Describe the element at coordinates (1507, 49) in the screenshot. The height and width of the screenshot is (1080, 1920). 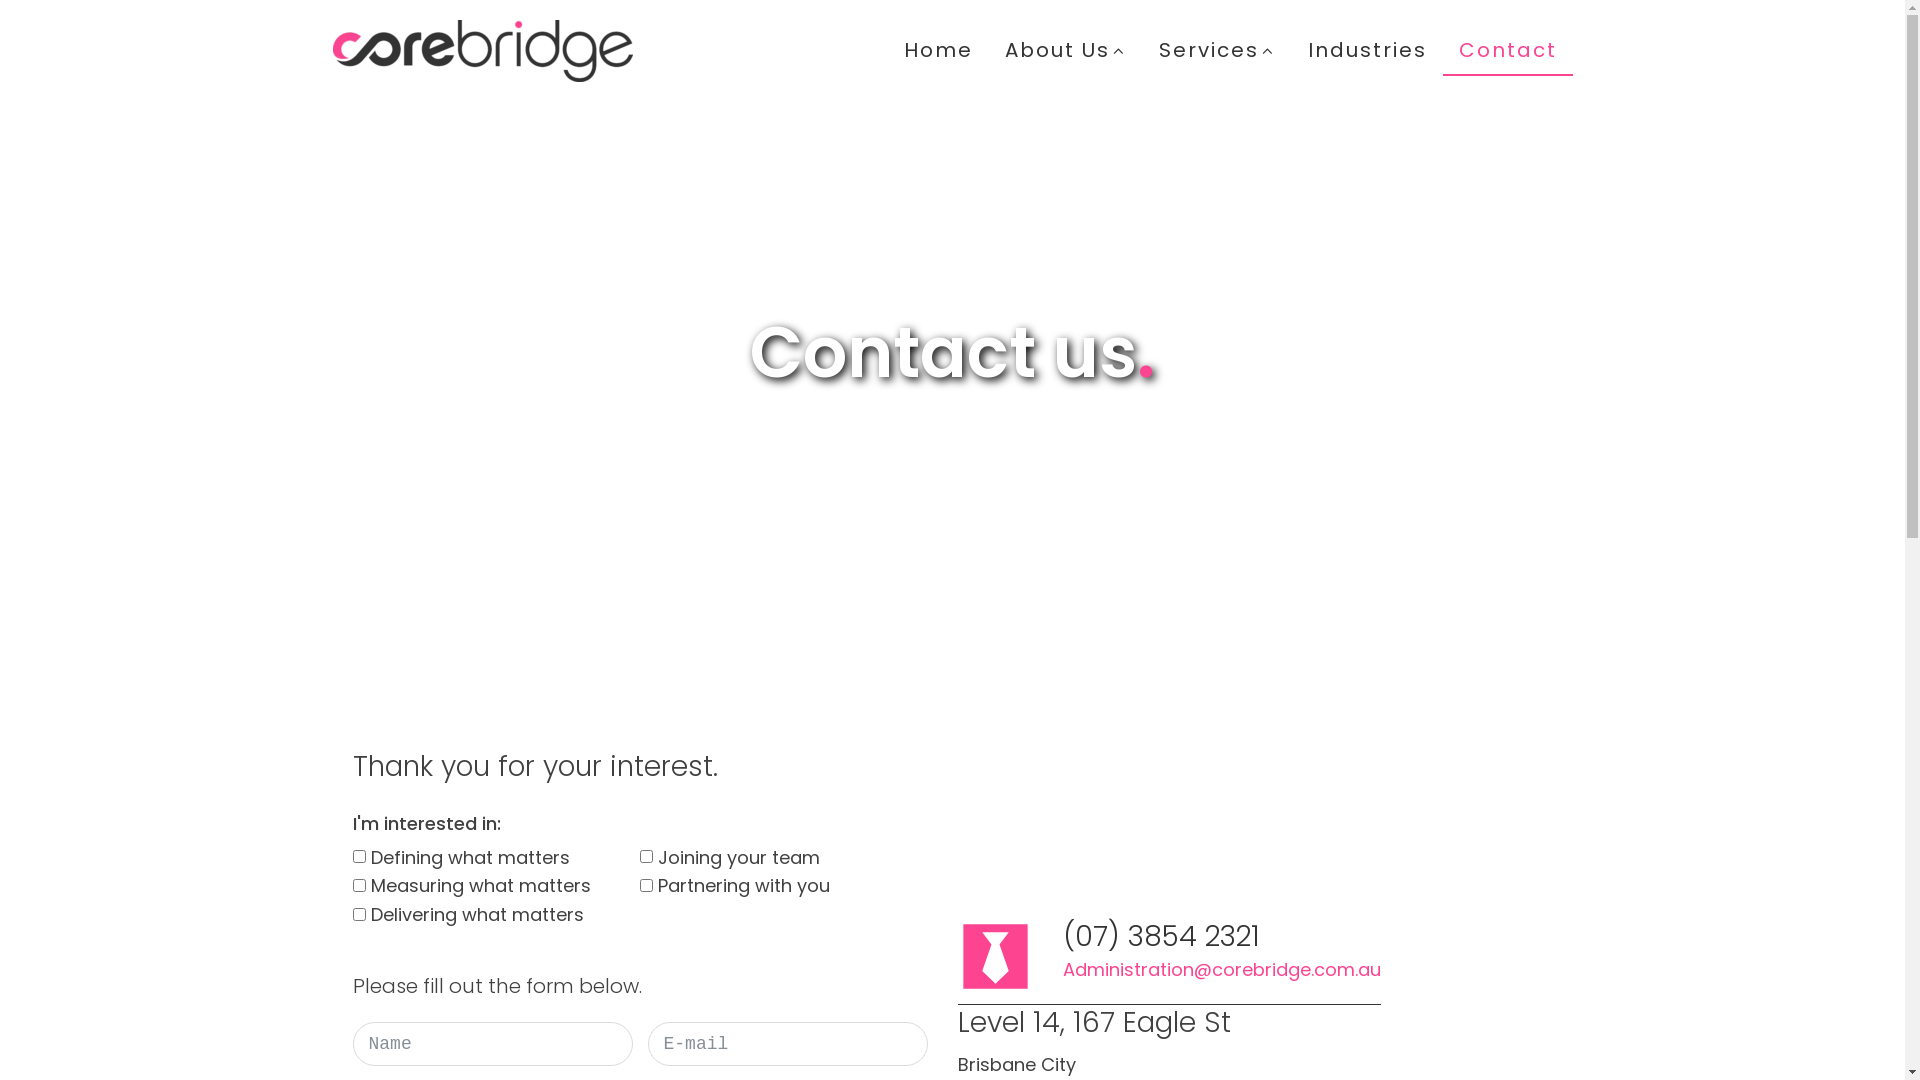
I see `'Contact'` at that location.